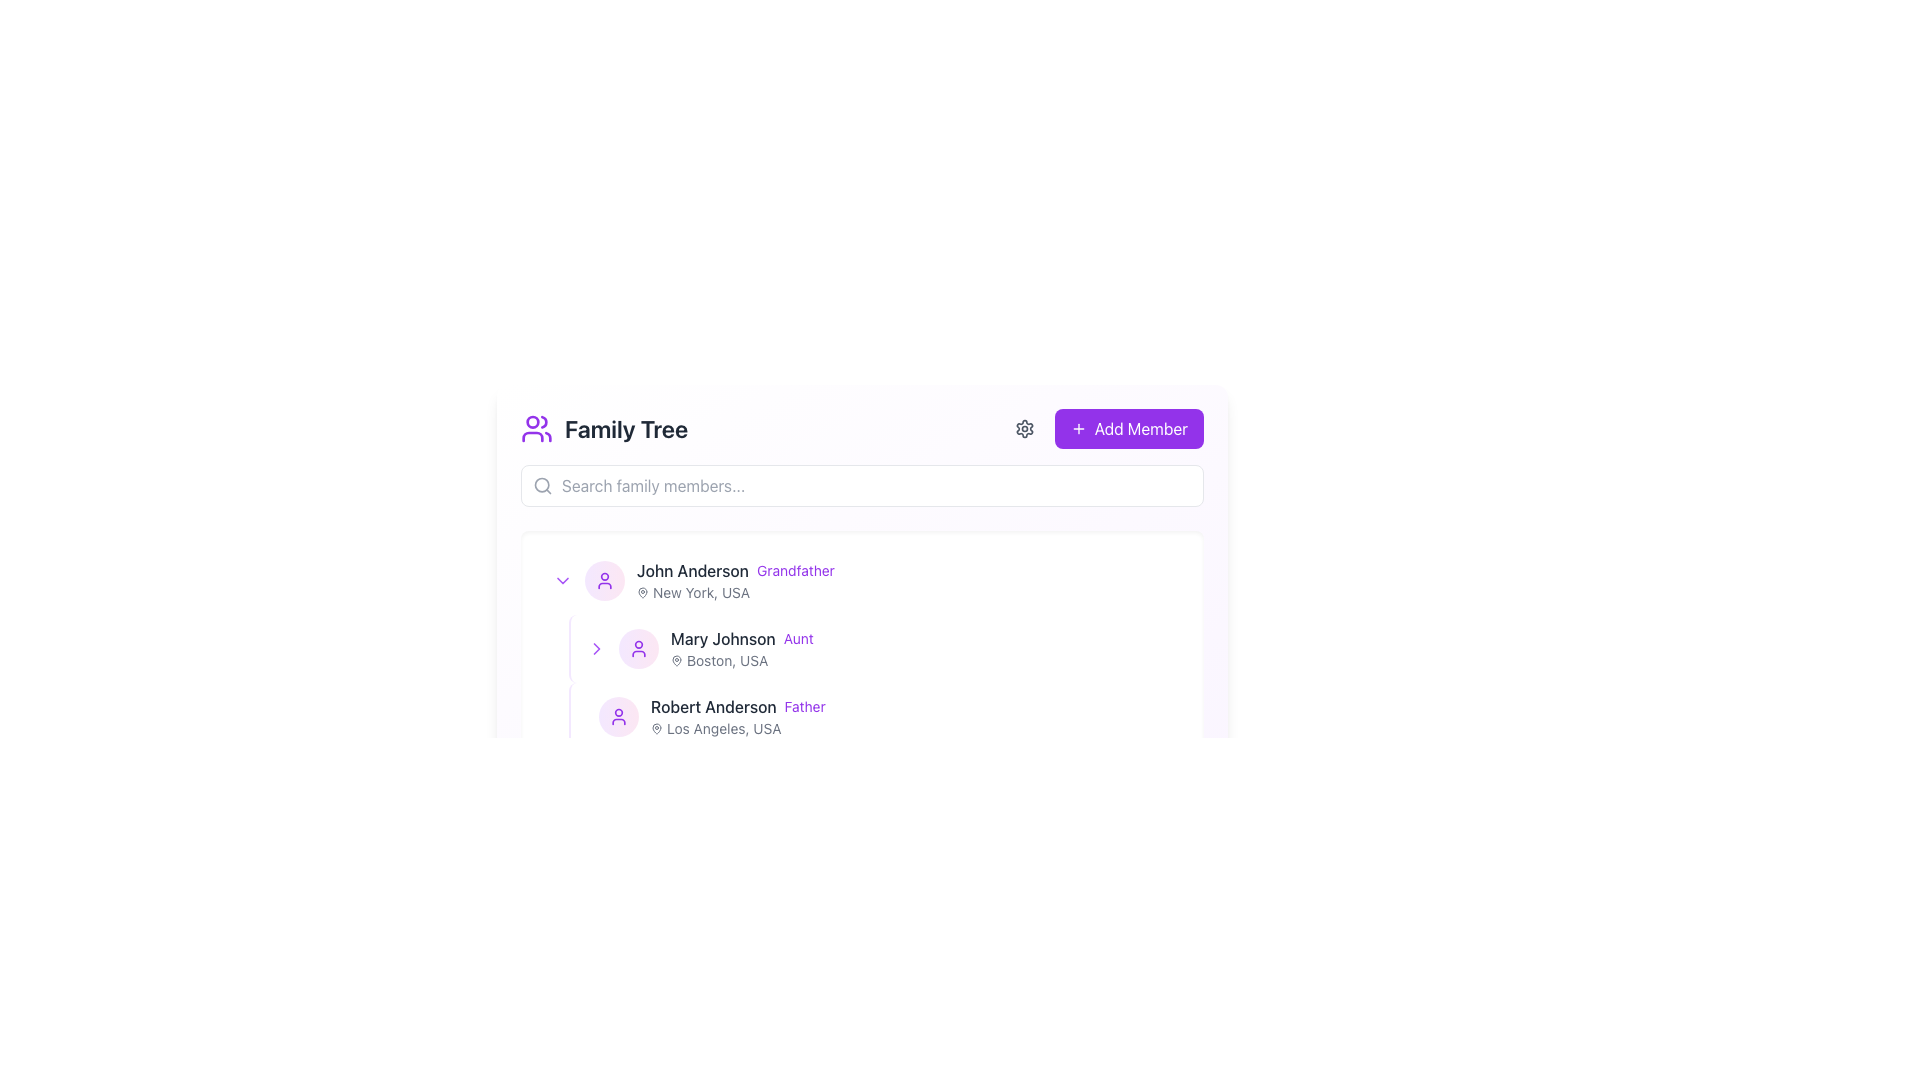  I want to click on the icon on the left-hand side of the entry labeled 'Mary Johnson Aunt', so click(595, 648).